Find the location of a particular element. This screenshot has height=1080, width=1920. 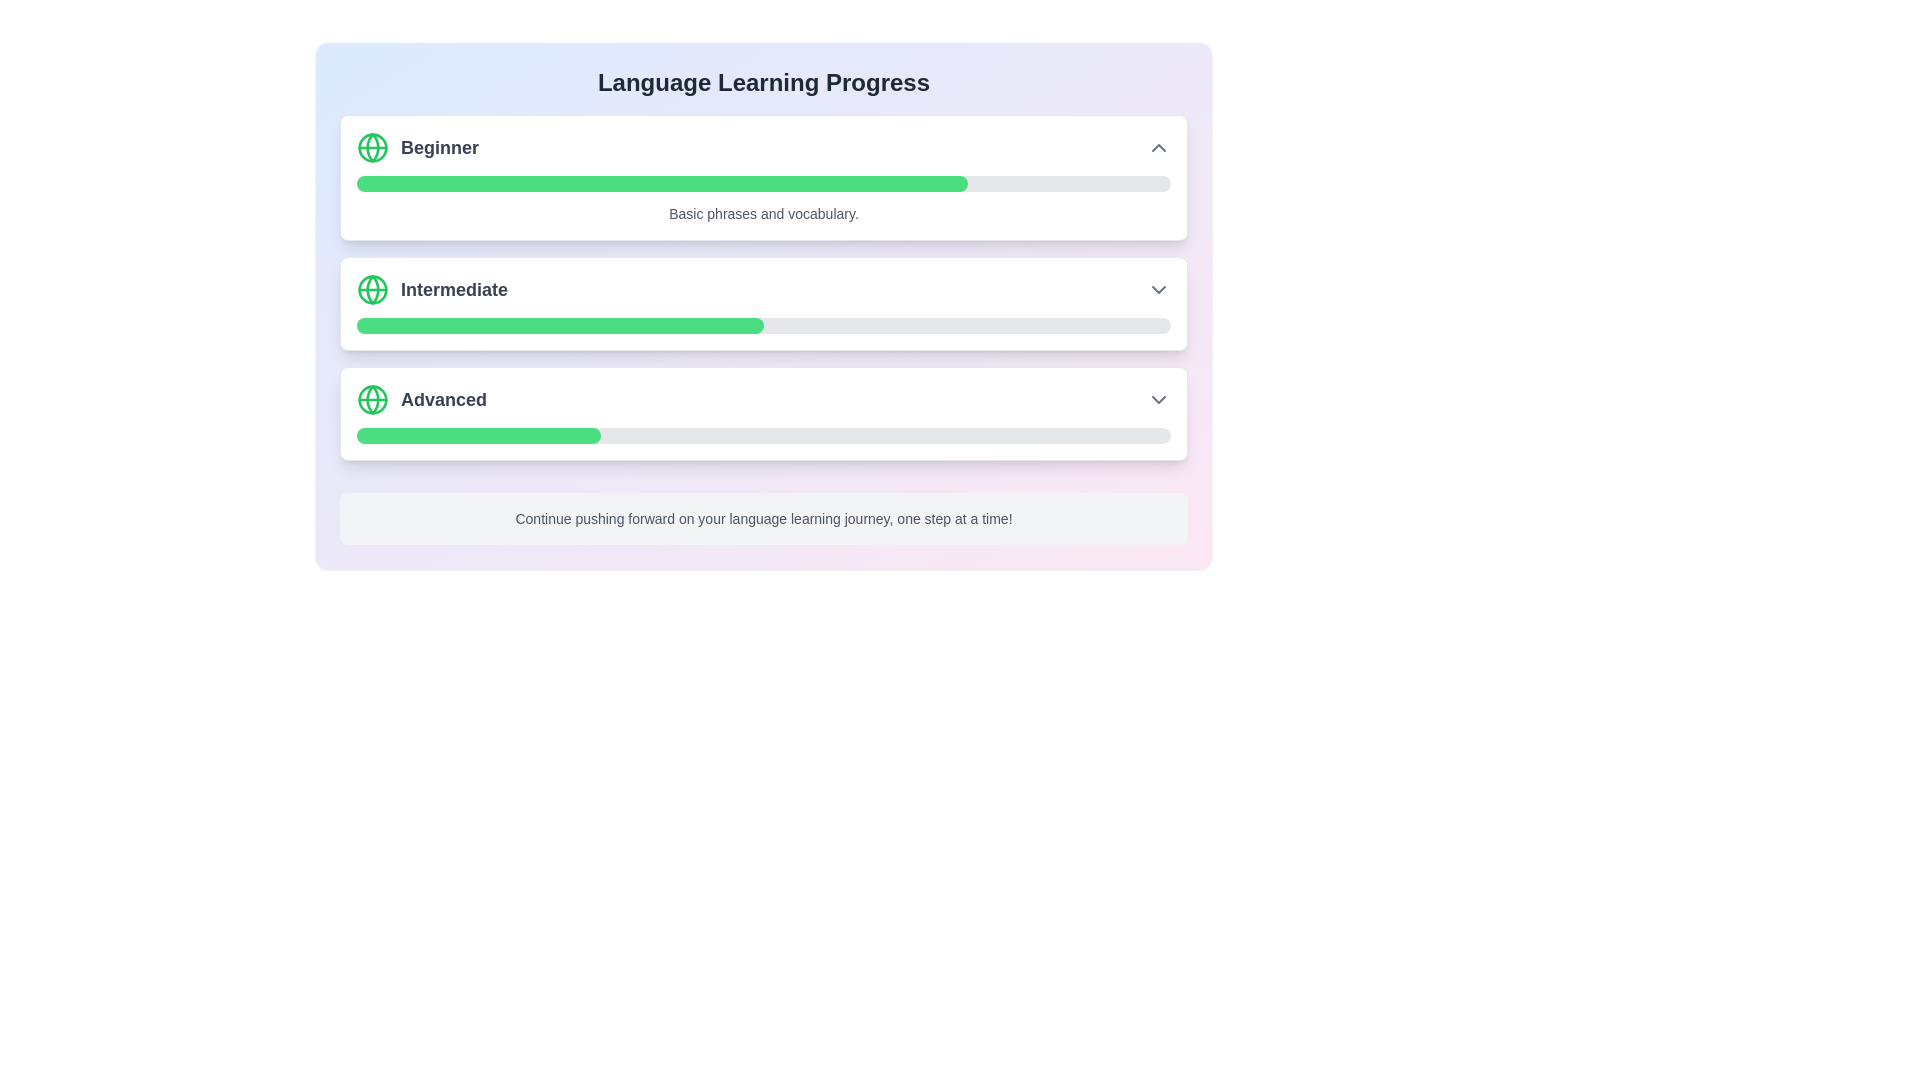

the circular part of the globe icon that visually represents planetary aspects, located to the left of the 'Advanced' label is located at coordinates (373, 400).